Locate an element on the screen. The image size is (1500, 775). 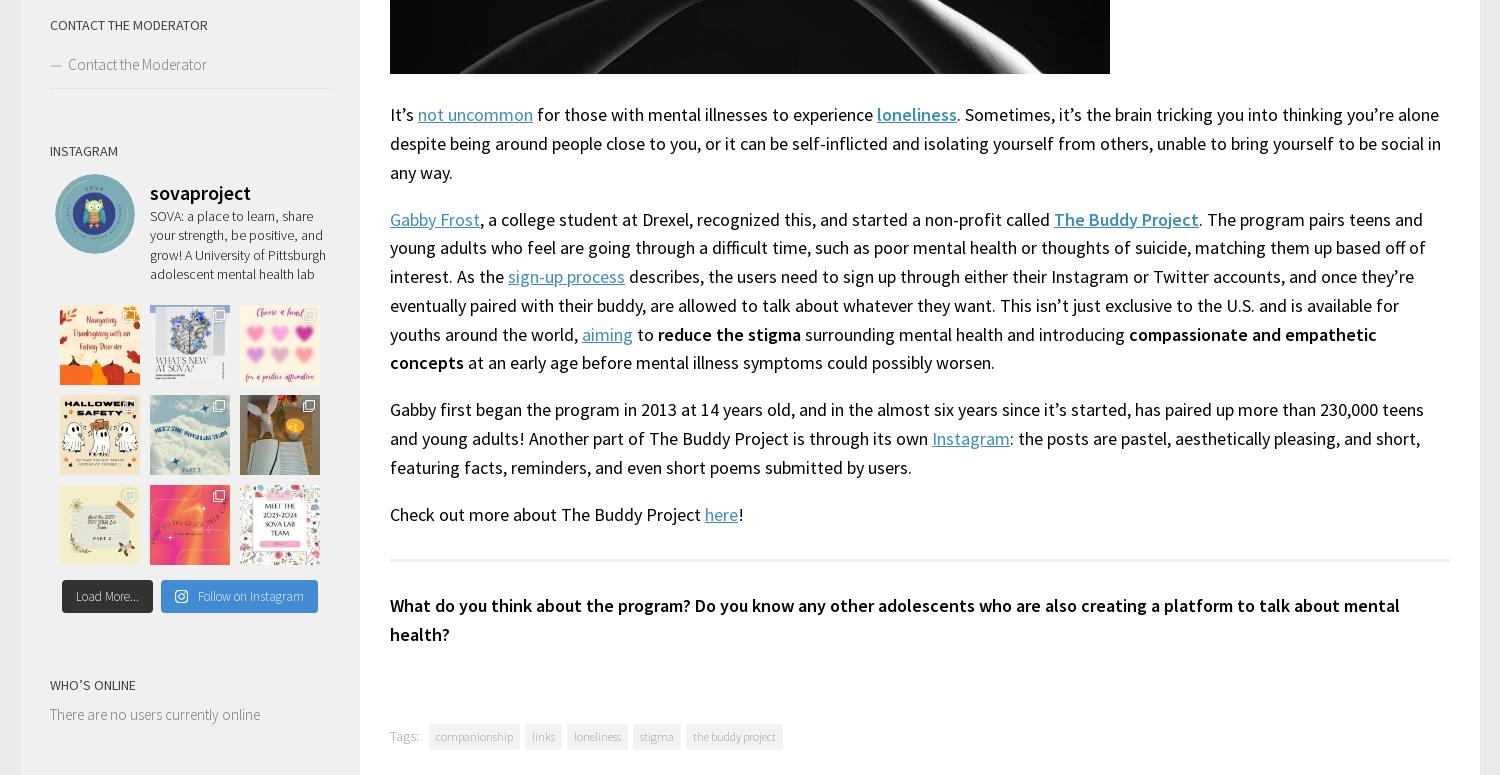
'reduce the stigma' is located at coordinates (728, 332).